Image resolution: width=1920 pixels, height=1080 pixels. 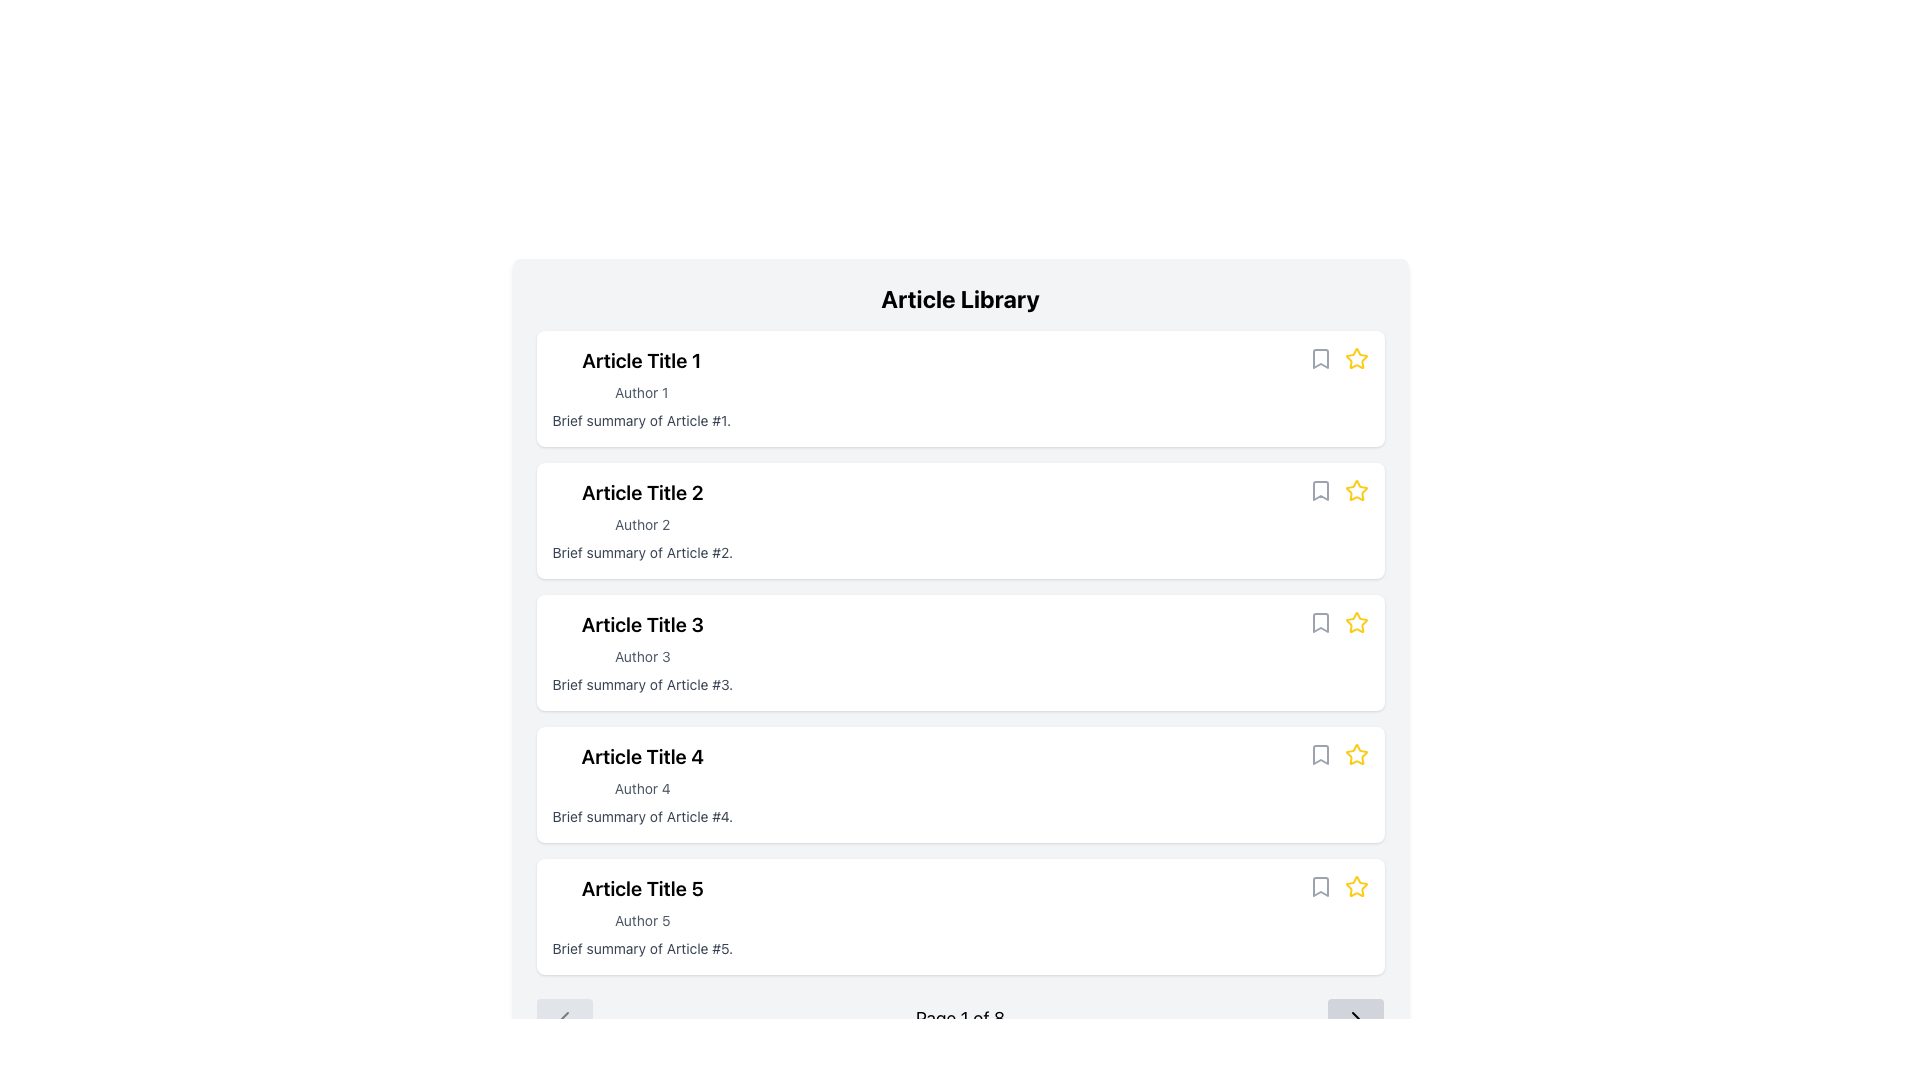 I want to click on the text label that signifies the author of 'Article Title 1', which is located below the article title and above the summary text, so click(x=641, y=393).